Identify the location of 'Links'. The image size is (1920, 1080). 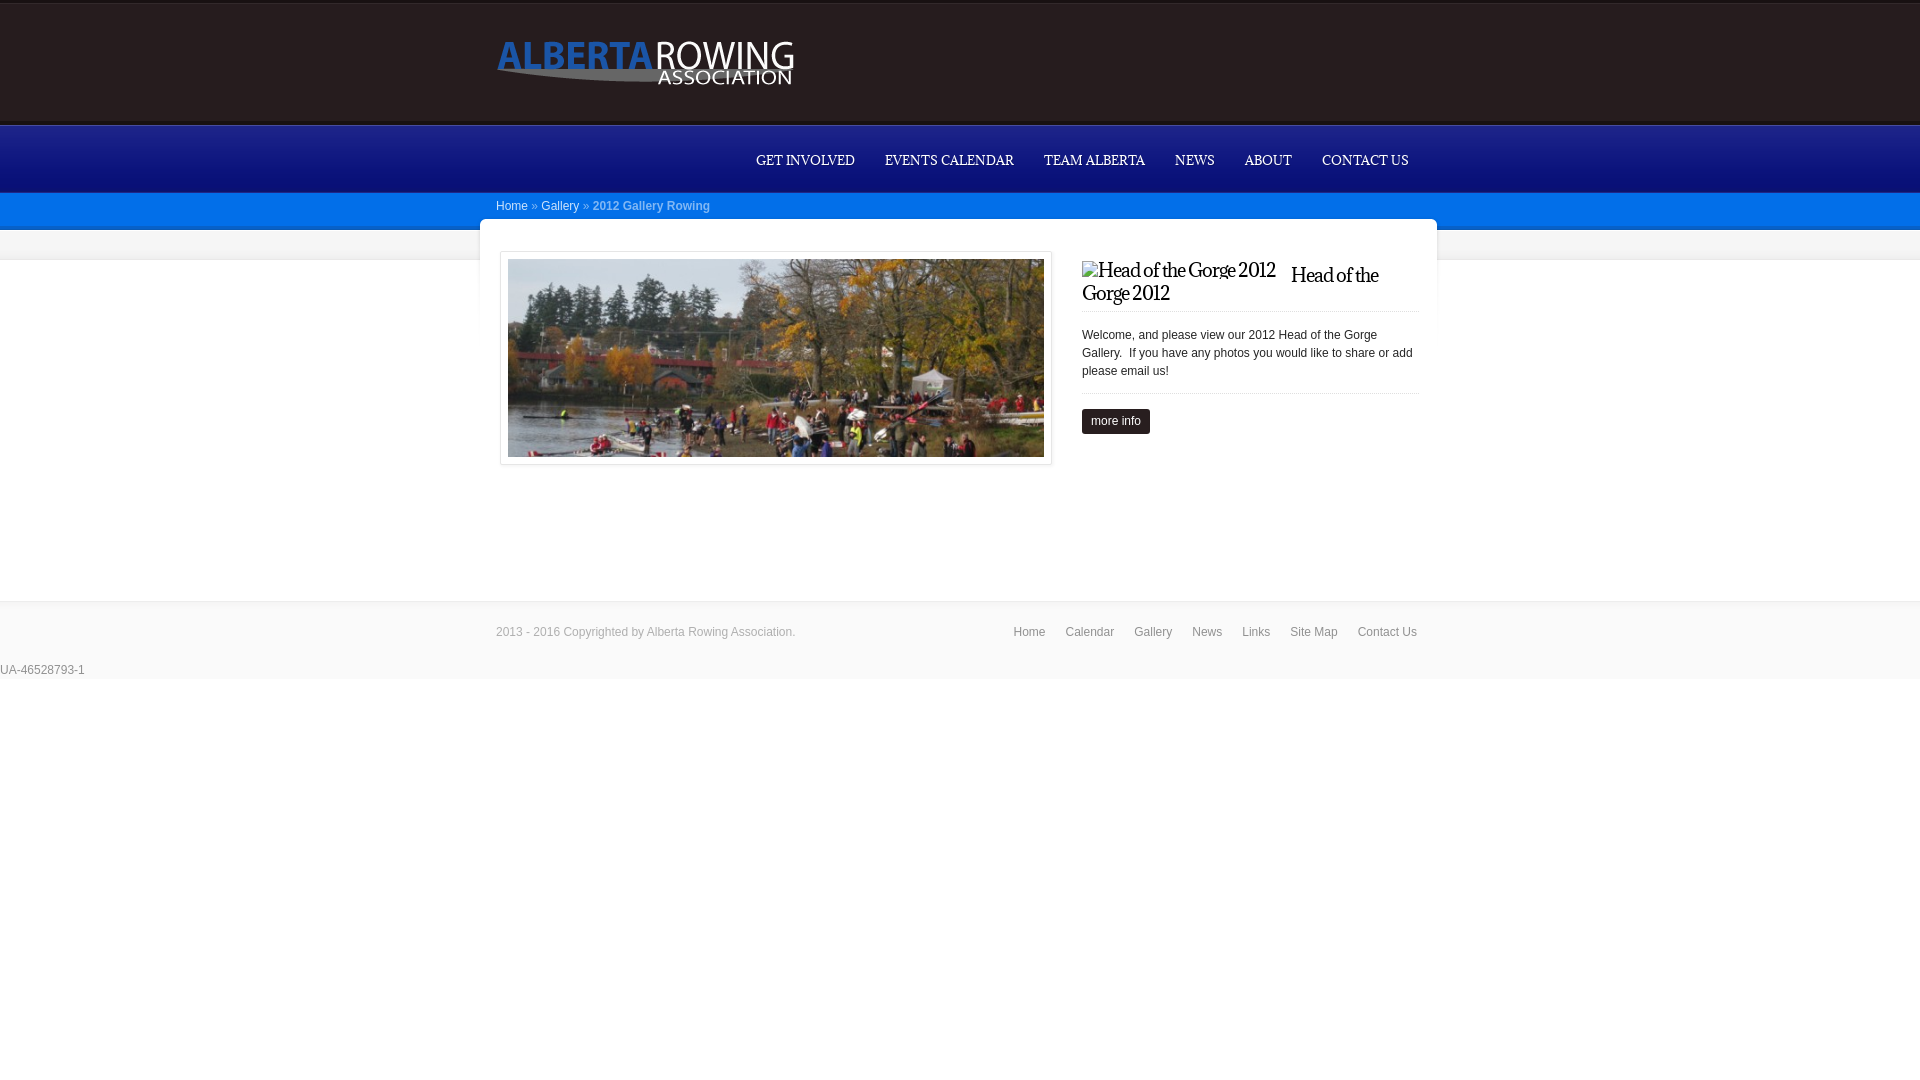
(1233, 631).